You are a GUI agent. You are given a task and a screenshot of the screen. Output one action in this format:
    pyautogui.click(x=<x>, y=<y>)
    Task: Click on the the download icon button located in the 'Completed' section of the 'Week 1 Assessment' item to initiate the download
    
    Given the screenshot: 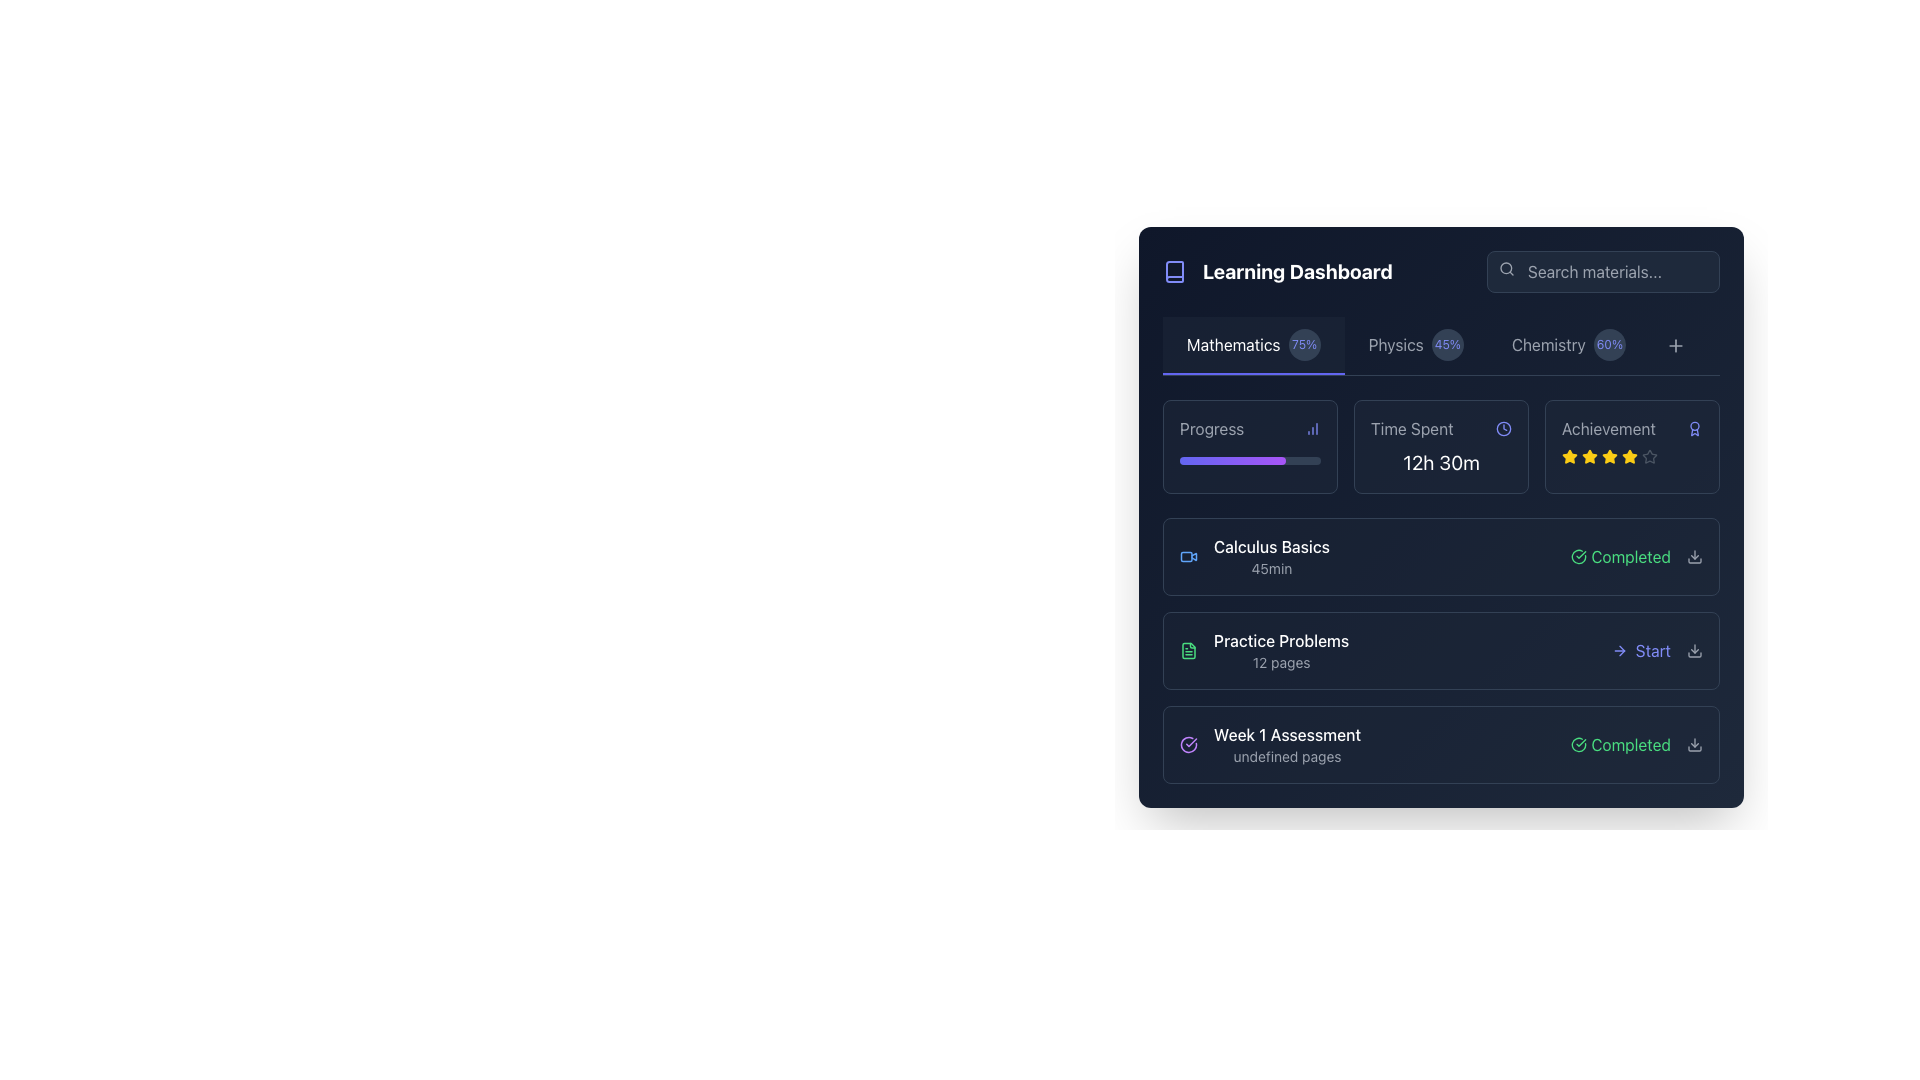 What is the action you would take?
    pyautogui.click(x=1693, y=744)
    